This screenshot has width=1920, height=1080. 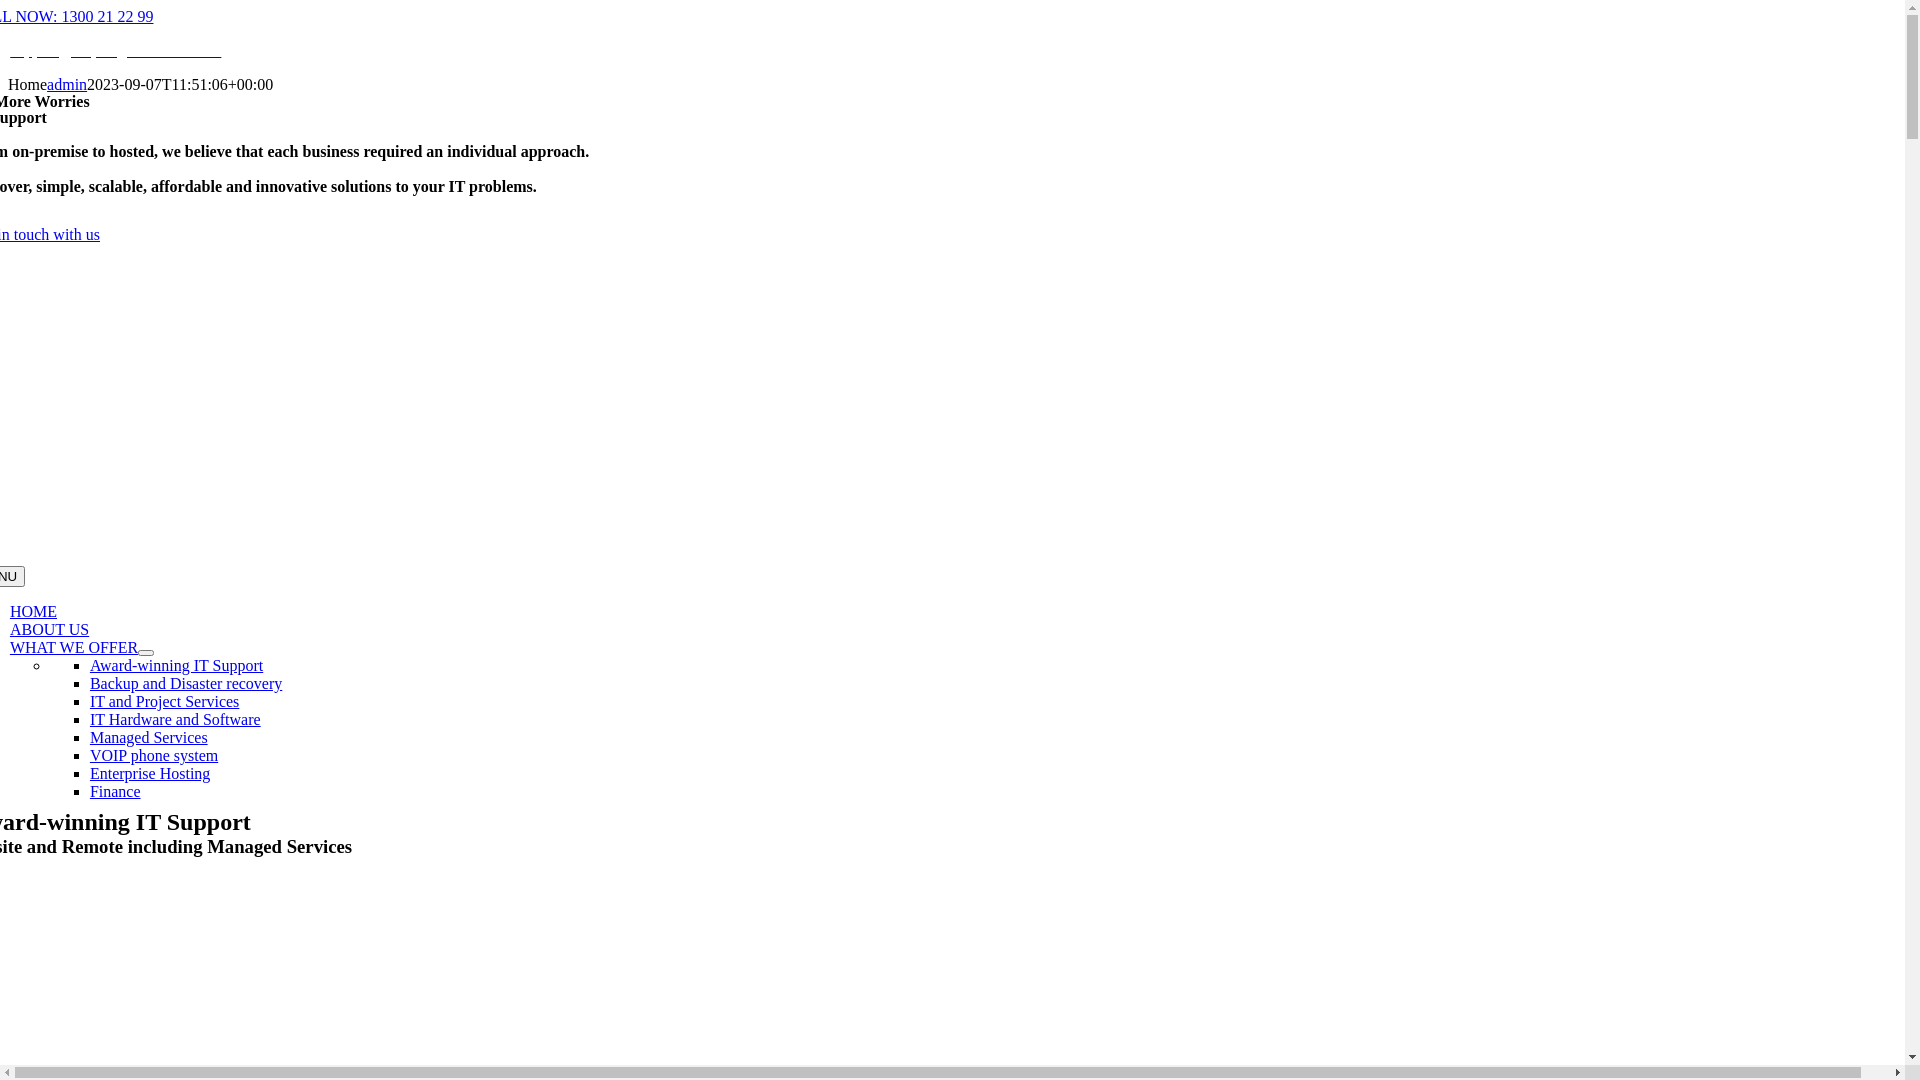 What do you see at coordinates (186, 682) in the screenshot?
I see `'Backup and Disaster recovery'` at bounding box center [186, 682].